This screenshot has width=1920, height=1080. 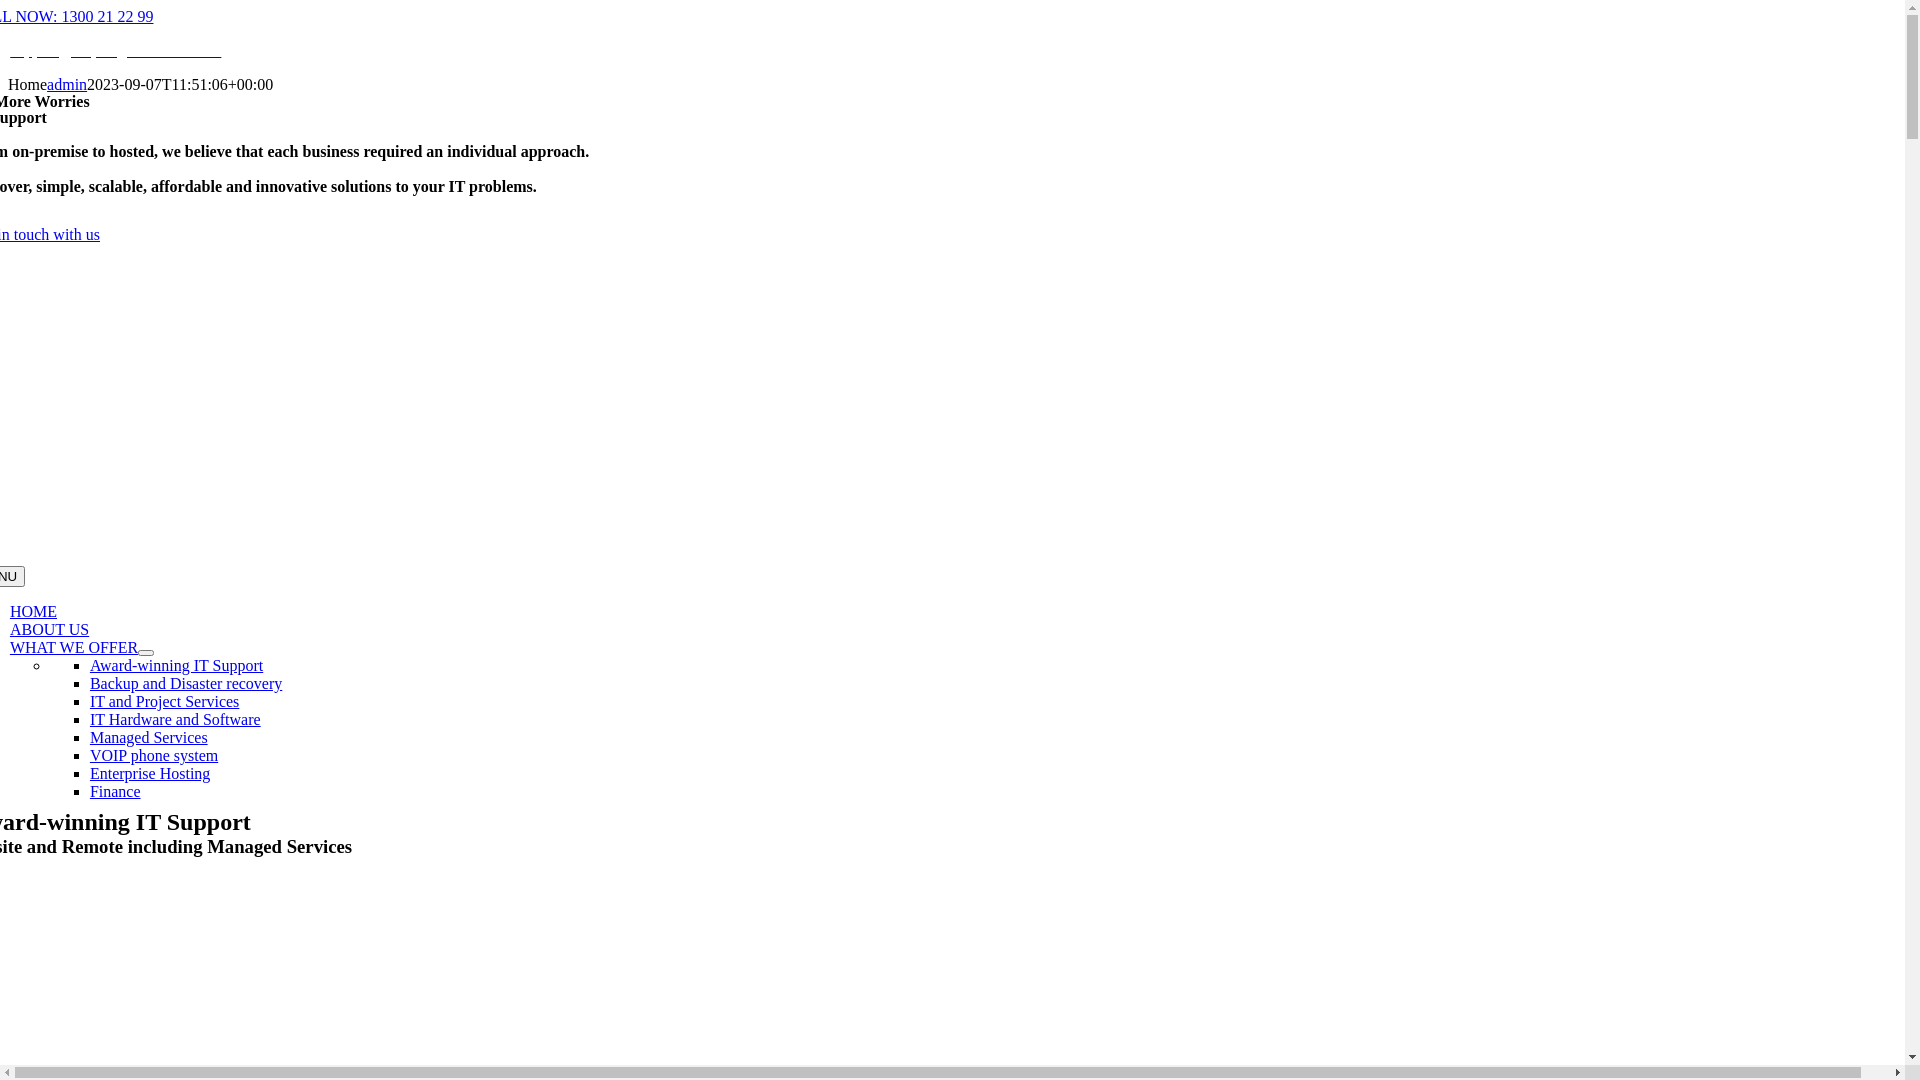 What do you see at coordinates (186, 682) in the screenshot?
I see `'Backup and Disaster recovery'` at bounding box center [186, 682].